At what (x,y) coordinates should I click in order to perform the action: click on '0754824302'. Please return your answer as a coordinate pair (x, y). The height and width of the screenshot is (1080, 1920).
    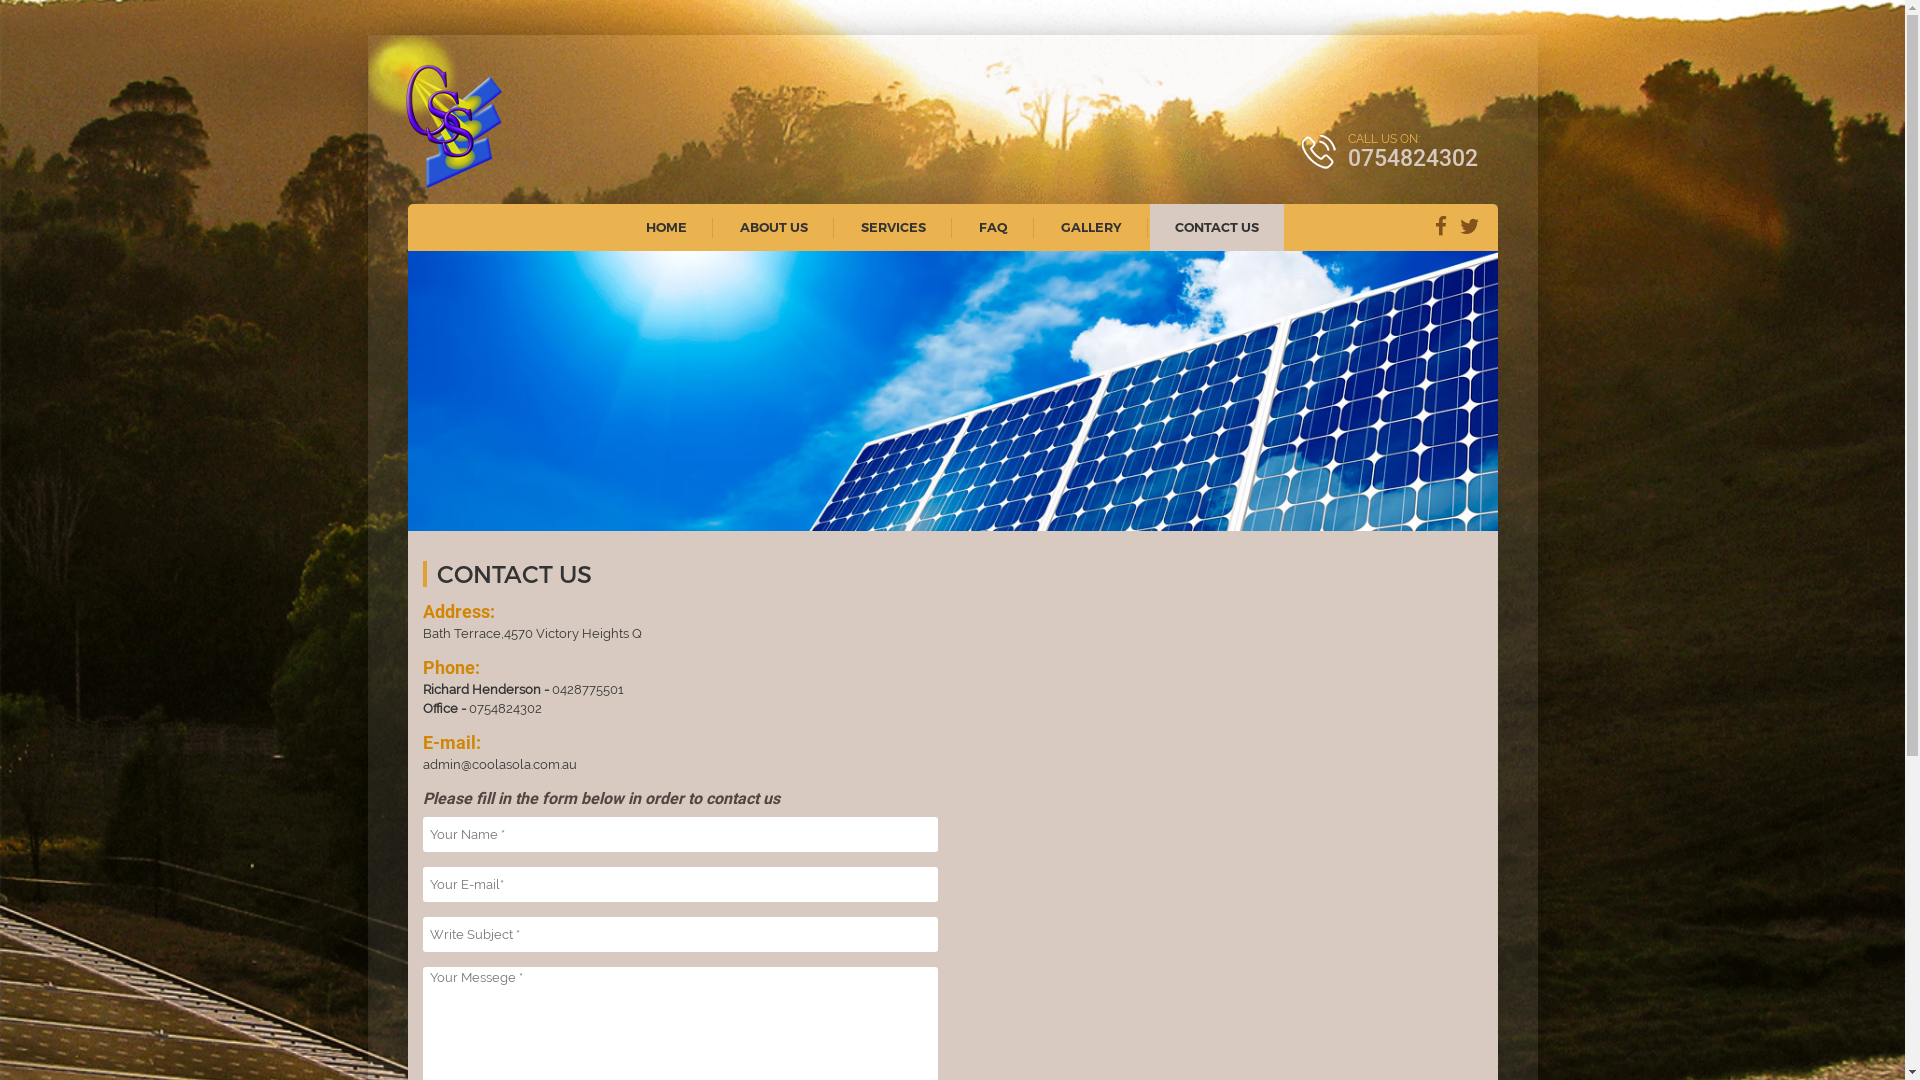
    Looking at the image, I should click on (1411, 157).